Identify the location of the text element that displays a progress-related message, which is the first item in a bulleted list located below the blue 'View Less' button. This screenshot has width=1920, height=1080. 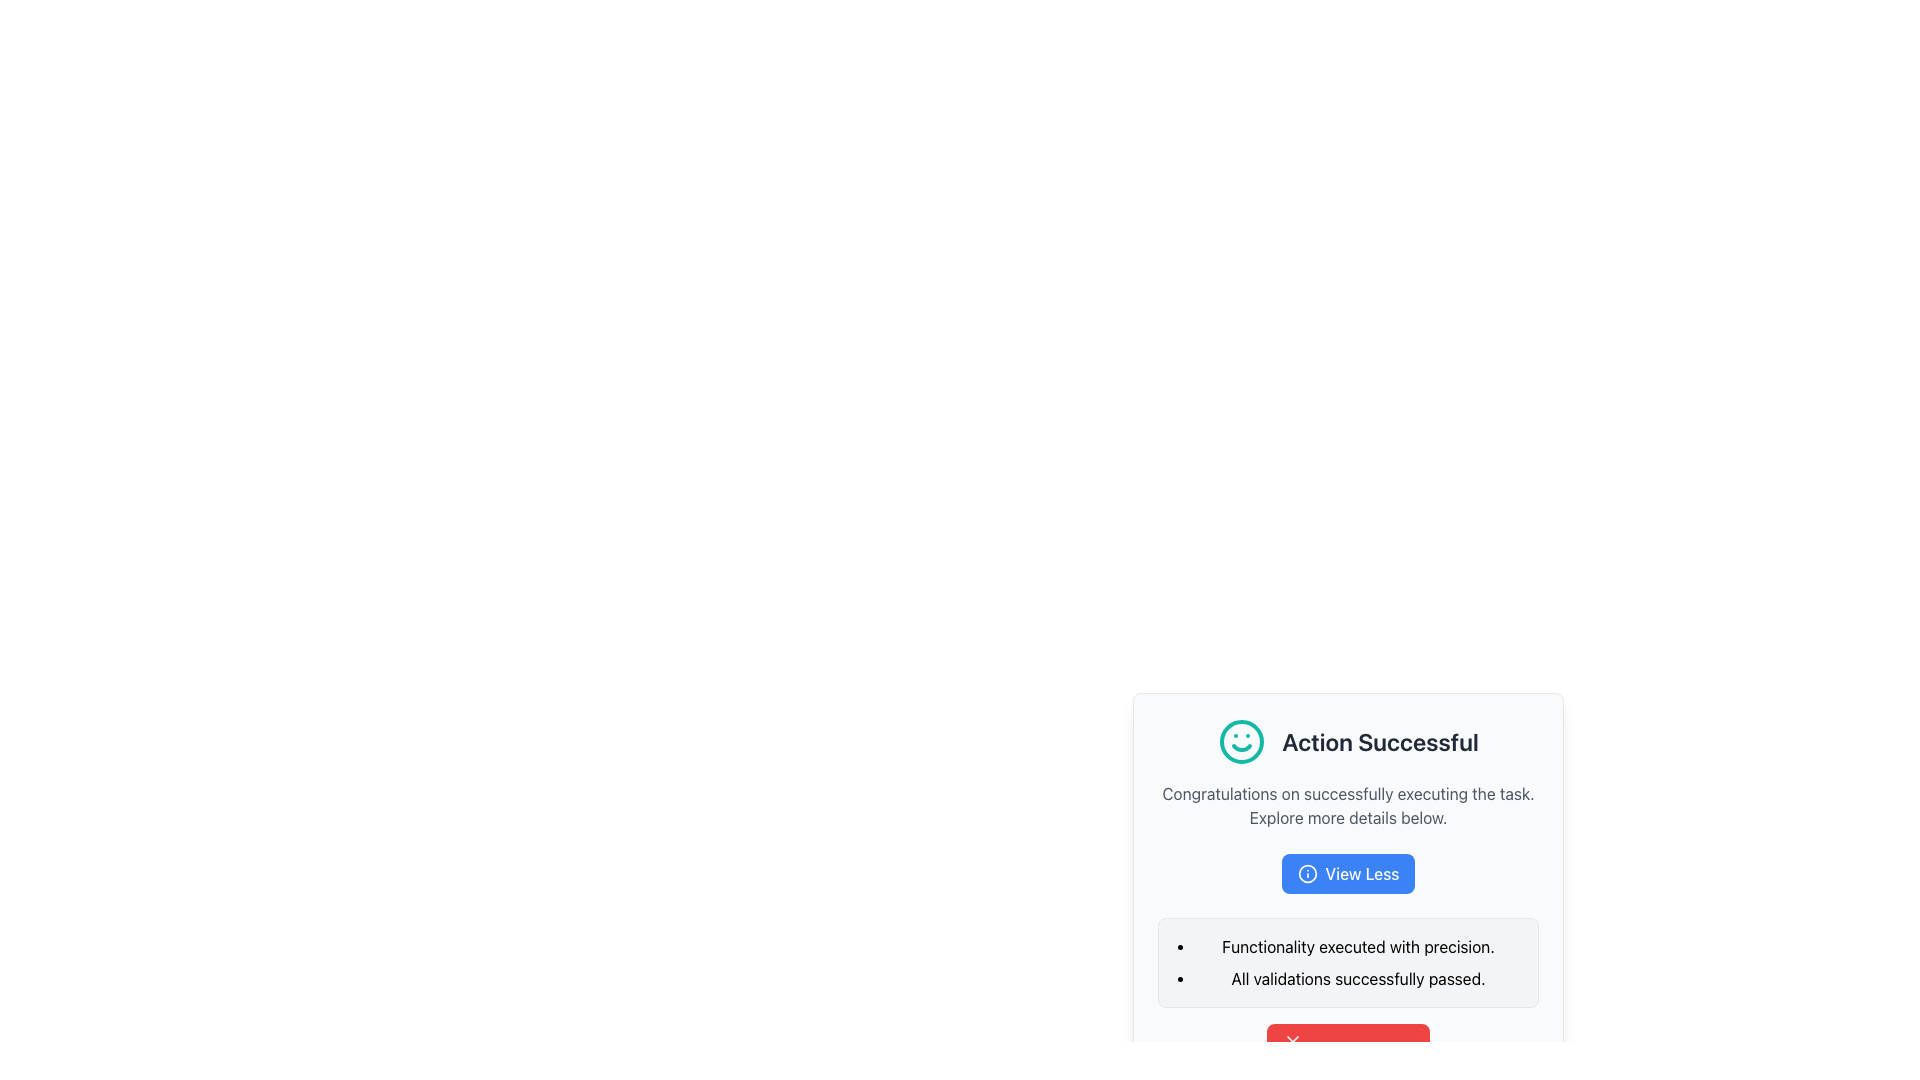
(1358, 946).